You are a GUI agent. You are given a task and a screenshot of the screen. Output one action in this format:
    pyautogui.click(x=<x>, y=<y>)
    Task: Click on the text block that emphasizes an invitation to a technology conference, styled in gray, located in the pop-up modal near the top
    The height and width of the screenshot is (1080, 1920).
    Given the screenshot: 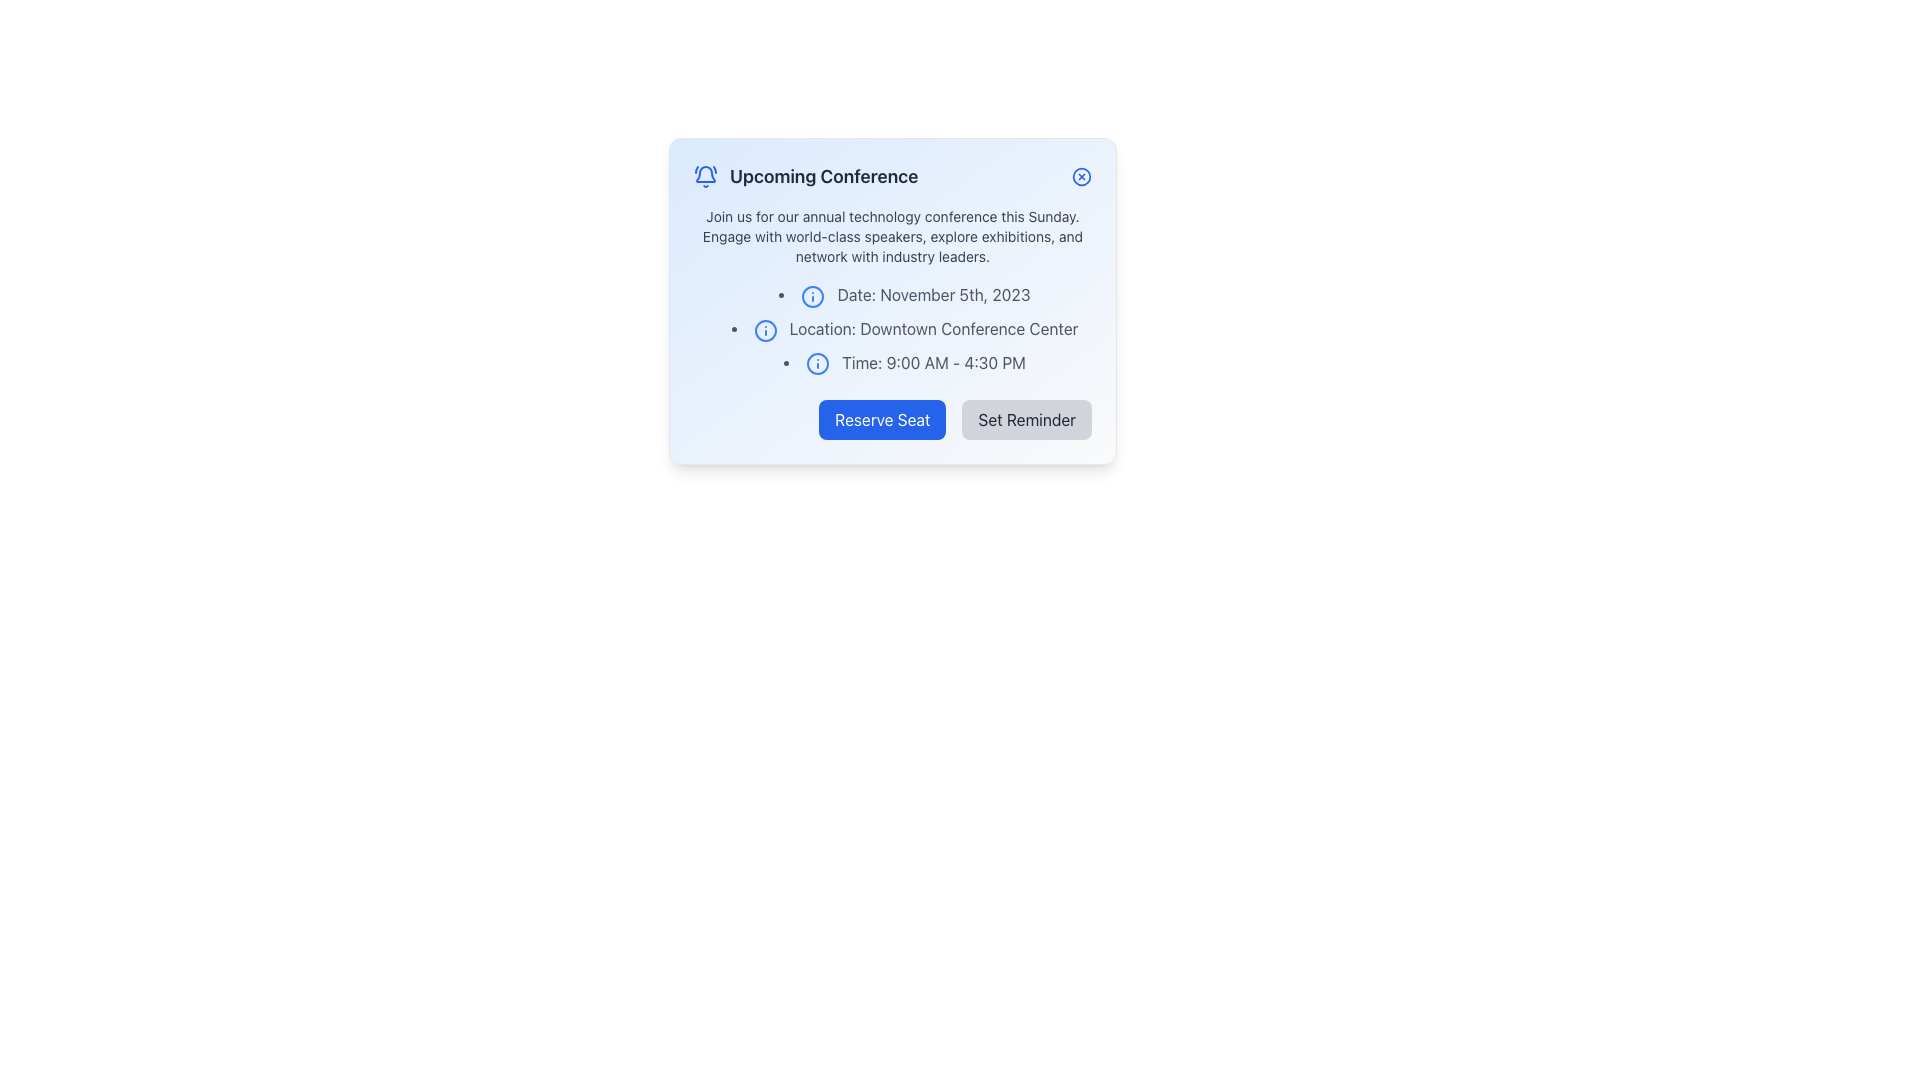 What is the action you would take?
    pyautogui.click(x=891, y=235)
    